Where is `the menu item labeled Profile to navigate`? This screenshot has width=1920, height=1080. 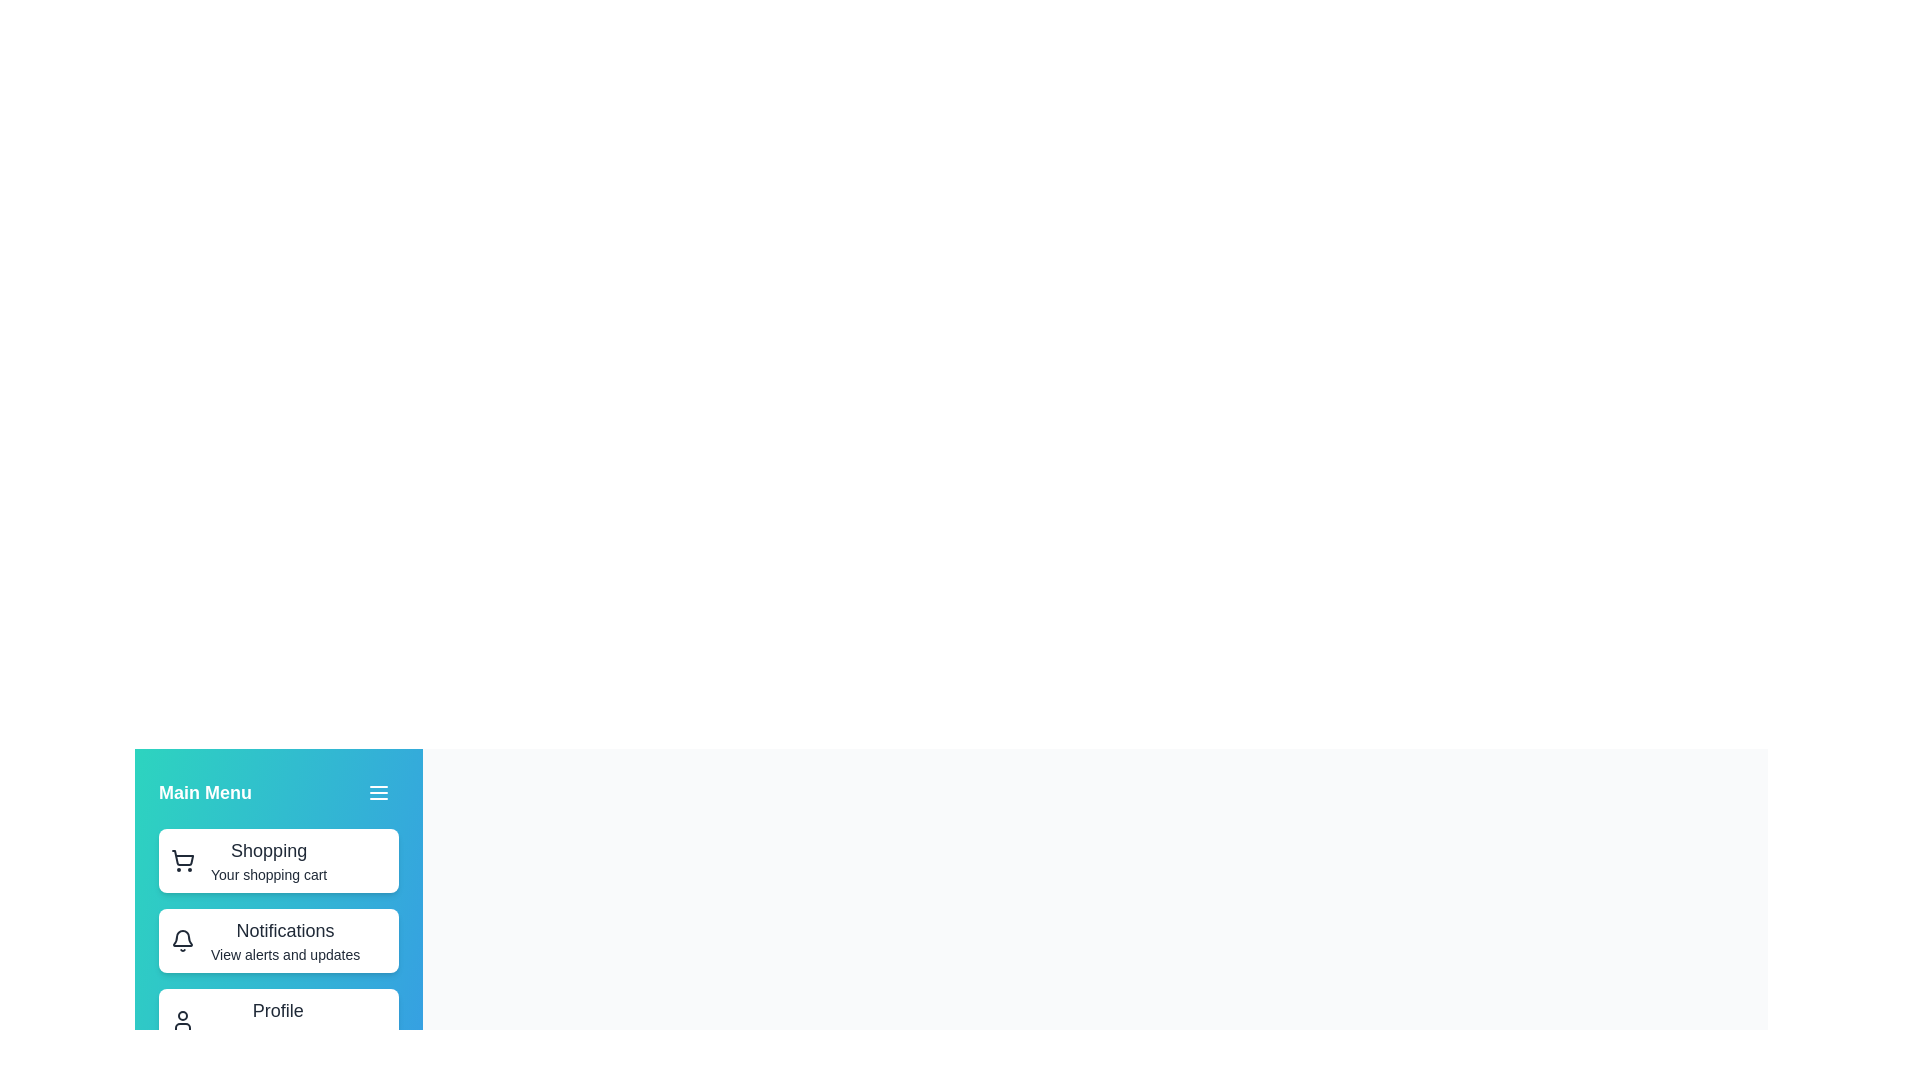
the menu item labeled Profile to navigate is located at coordinates (277, 1021).